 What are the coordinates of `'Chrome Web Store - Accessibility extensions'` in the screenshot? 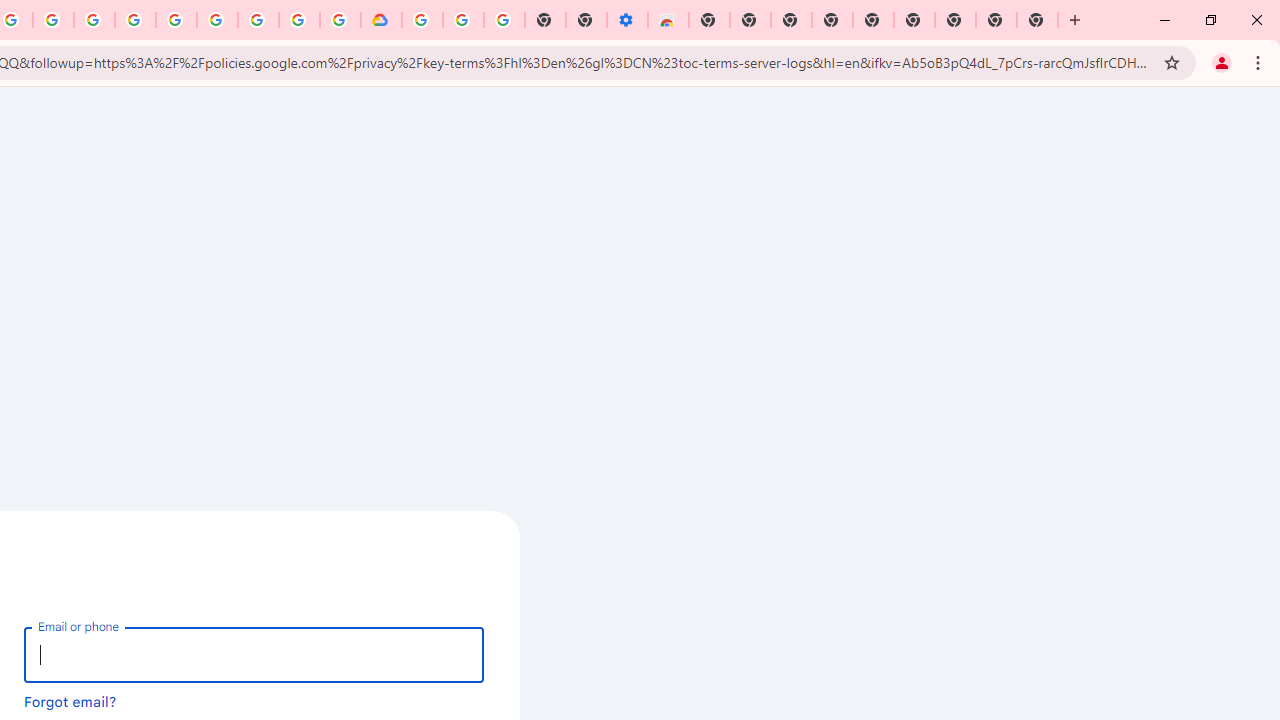 It's located at (668, 20).